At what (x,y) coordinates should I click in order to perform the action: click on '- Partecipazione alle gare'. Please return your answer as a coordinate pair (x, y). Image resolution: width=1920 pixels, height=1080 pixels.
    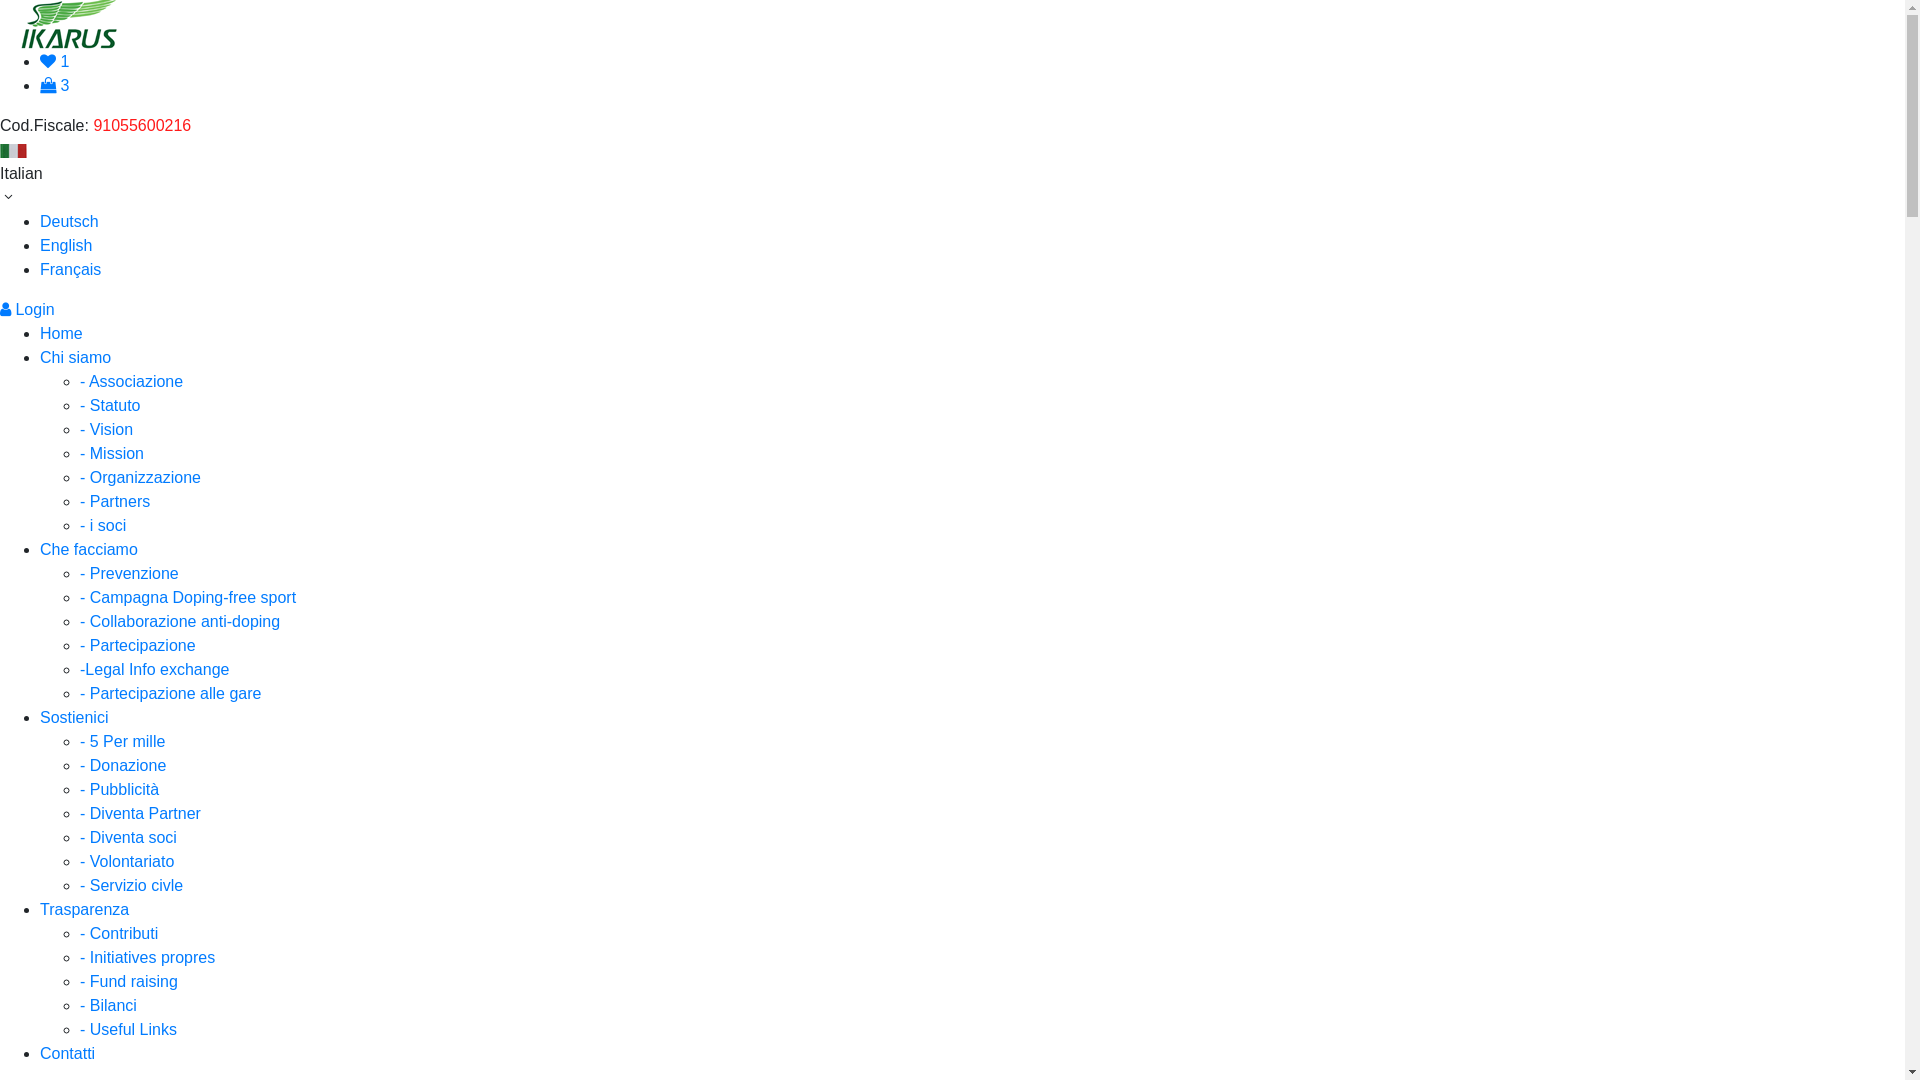
    Looking at the image, I should click on (170, 692).